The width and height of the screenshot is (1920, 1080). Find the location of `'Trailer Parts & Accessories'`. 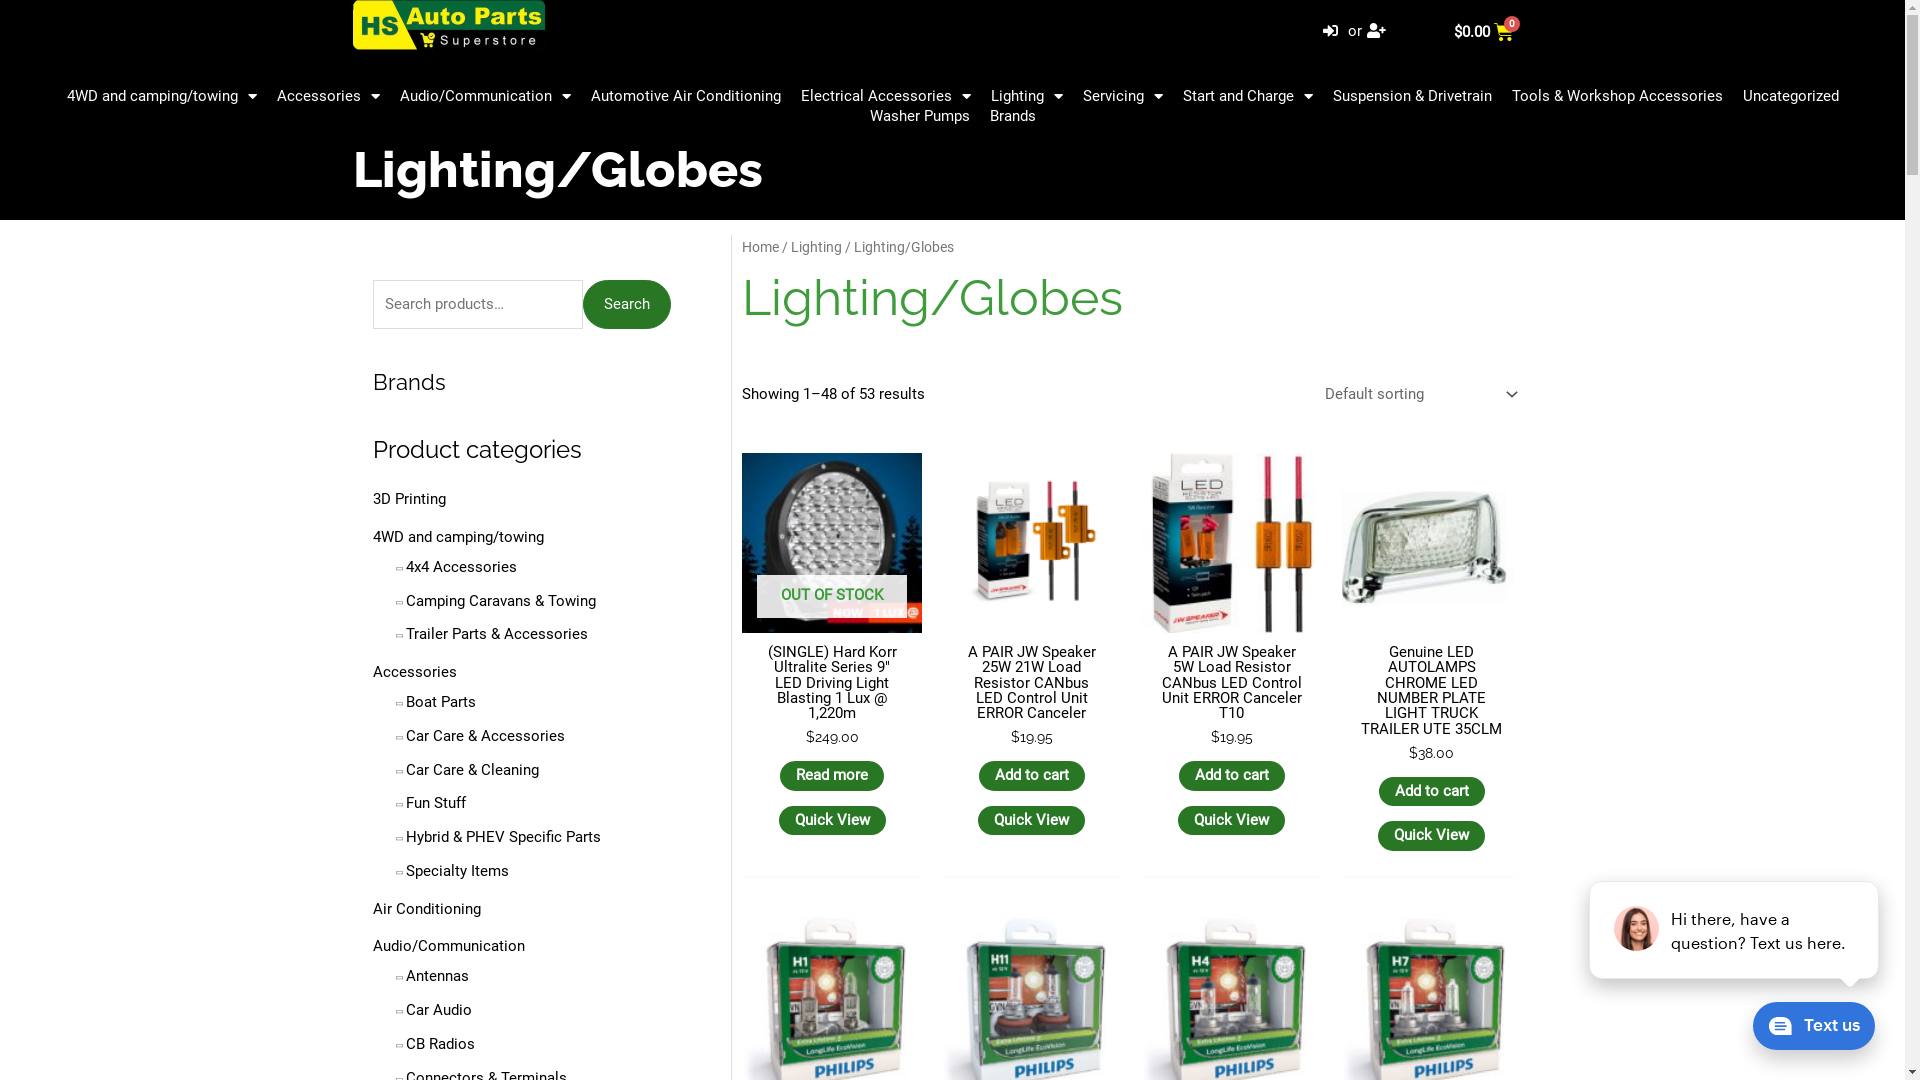

'Trailer Parts & Accessories' is located at coordinates (497, 633).